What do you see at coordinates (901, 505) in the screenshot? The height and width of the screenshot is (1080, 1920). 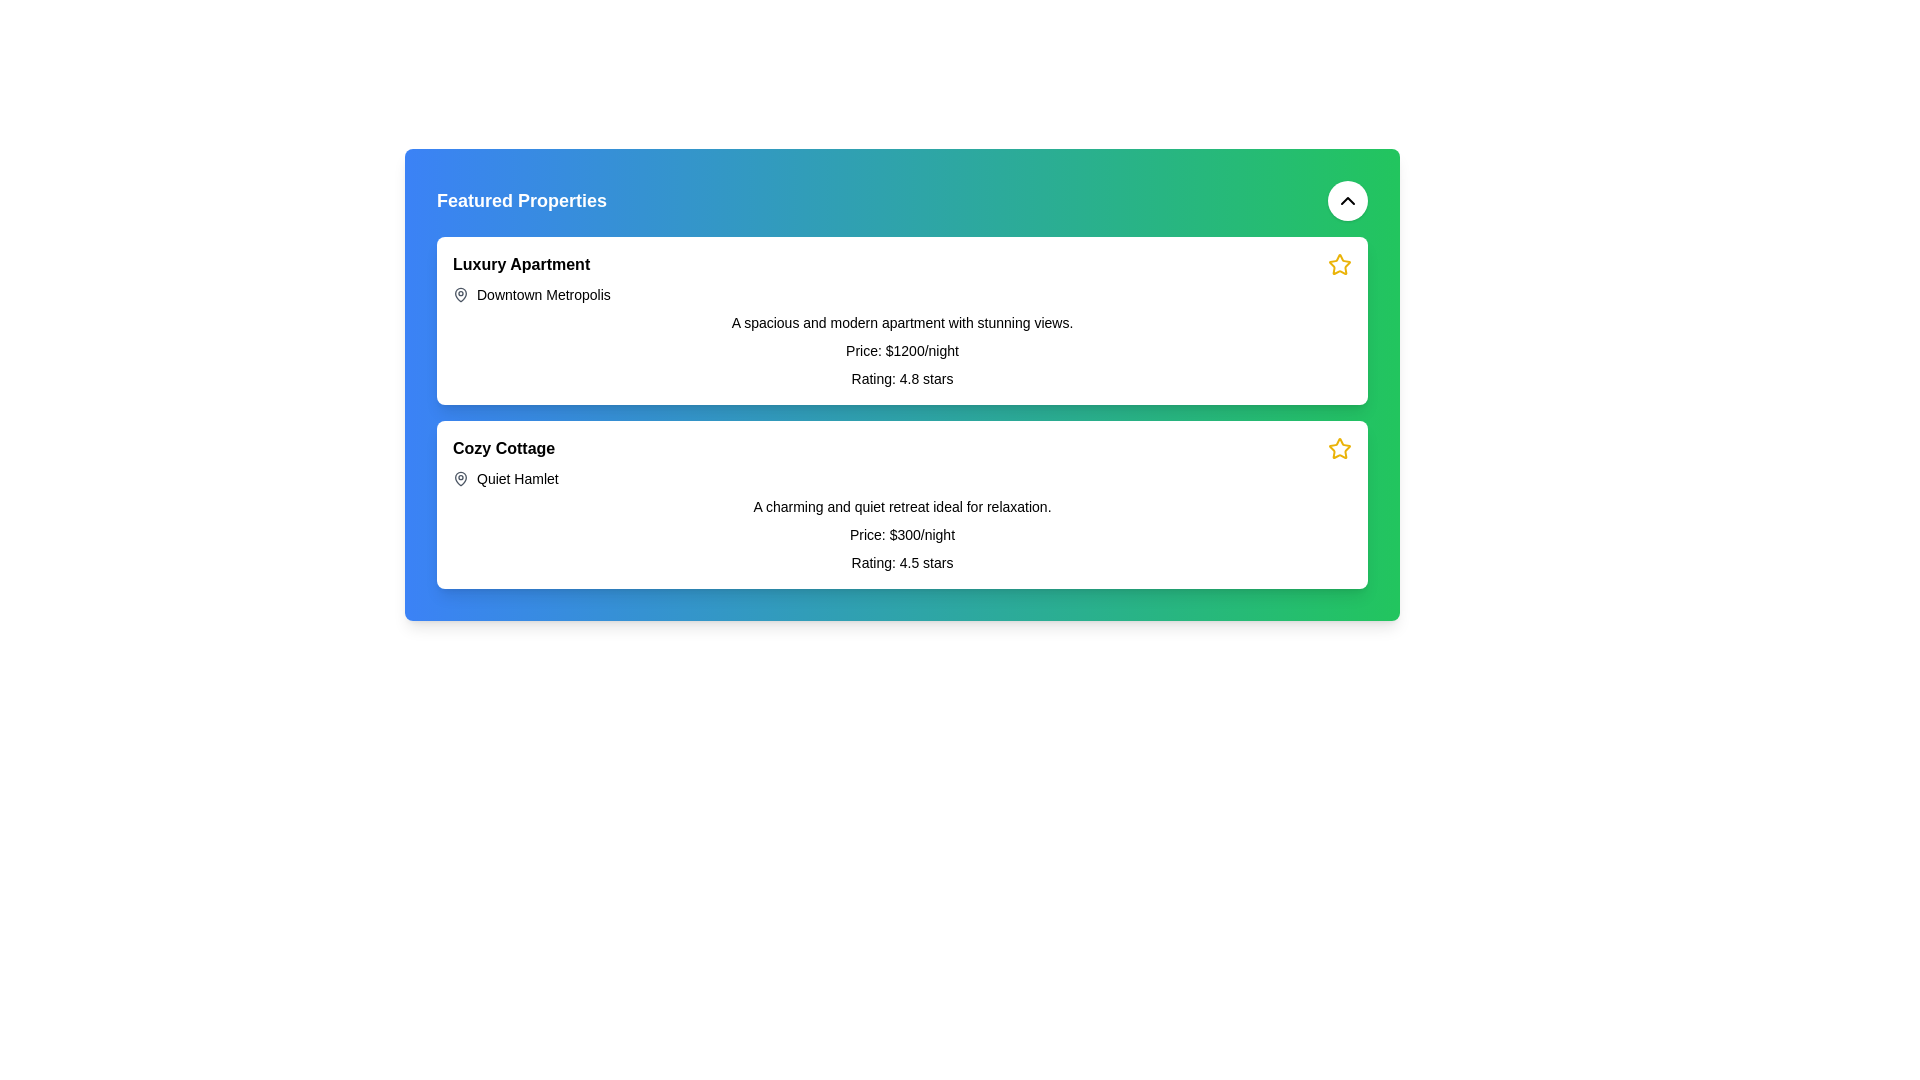 I see `descriptive text element located within the 'Cozy Cottage' section, positioned below the subtitle 'Quiet Hamlet'` at bounding box center [901, 505].